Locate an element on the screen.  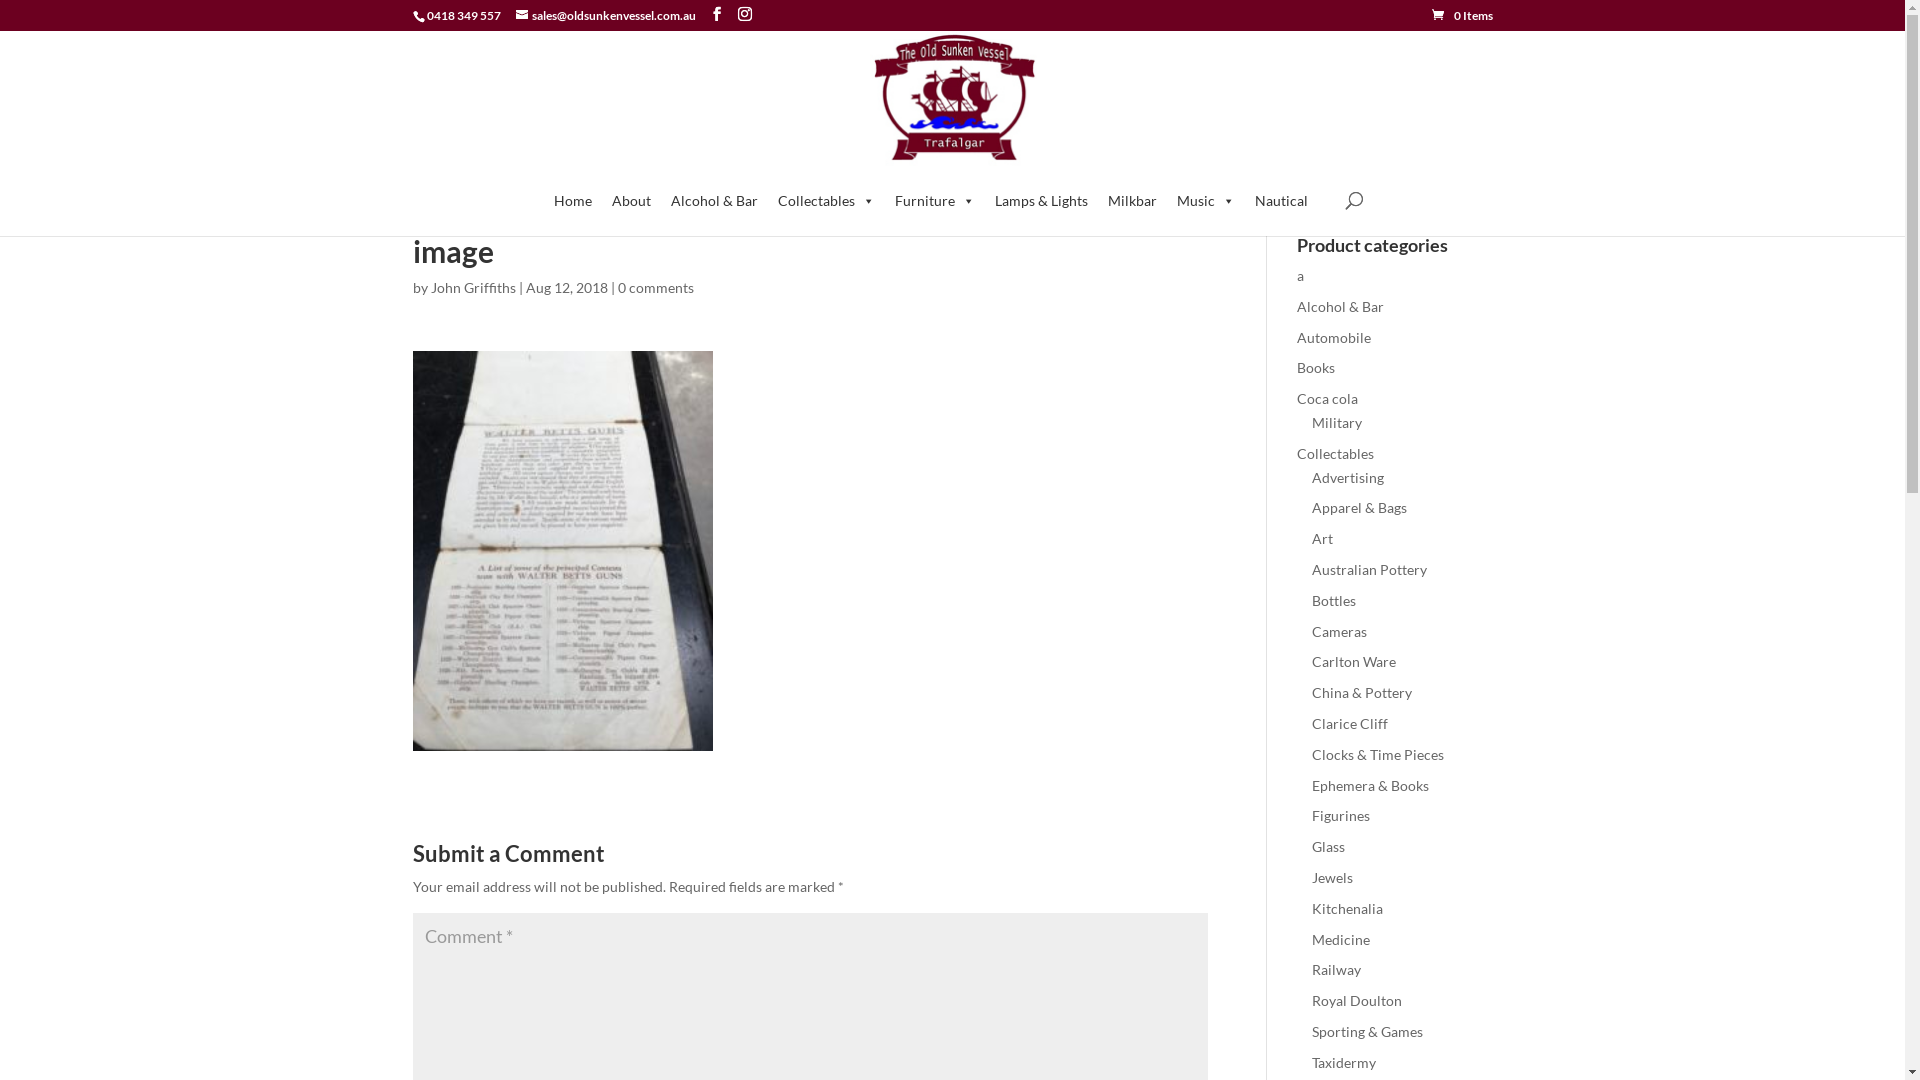
'Nautical' is located at coordinates (1281, 200).